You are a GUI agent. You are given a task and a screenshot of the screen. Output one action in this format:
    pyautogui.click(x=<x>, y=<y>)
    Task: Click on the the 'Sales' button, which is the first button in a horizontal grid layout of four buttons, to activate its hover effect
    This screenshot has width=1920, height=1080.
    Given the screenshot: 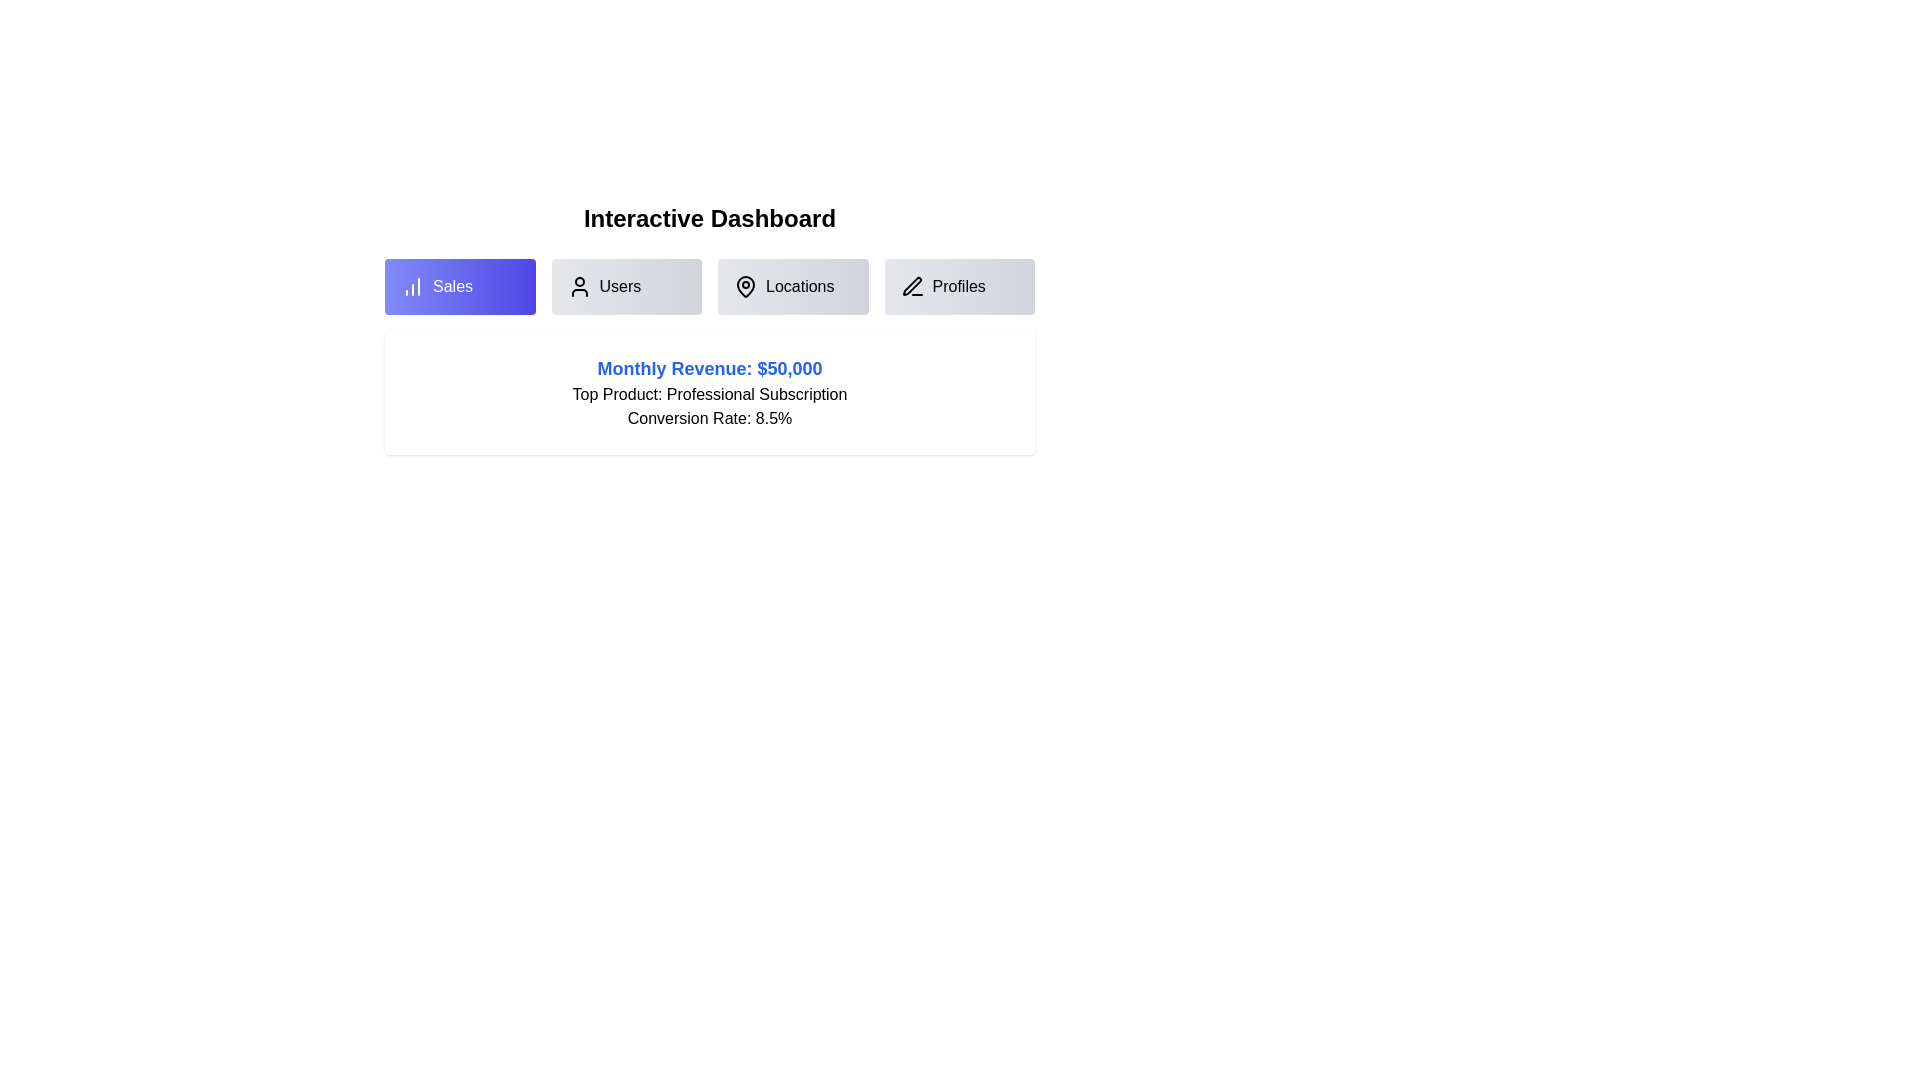 What is the action you would take?
    pyautogui.click(x=459, y=286)
    